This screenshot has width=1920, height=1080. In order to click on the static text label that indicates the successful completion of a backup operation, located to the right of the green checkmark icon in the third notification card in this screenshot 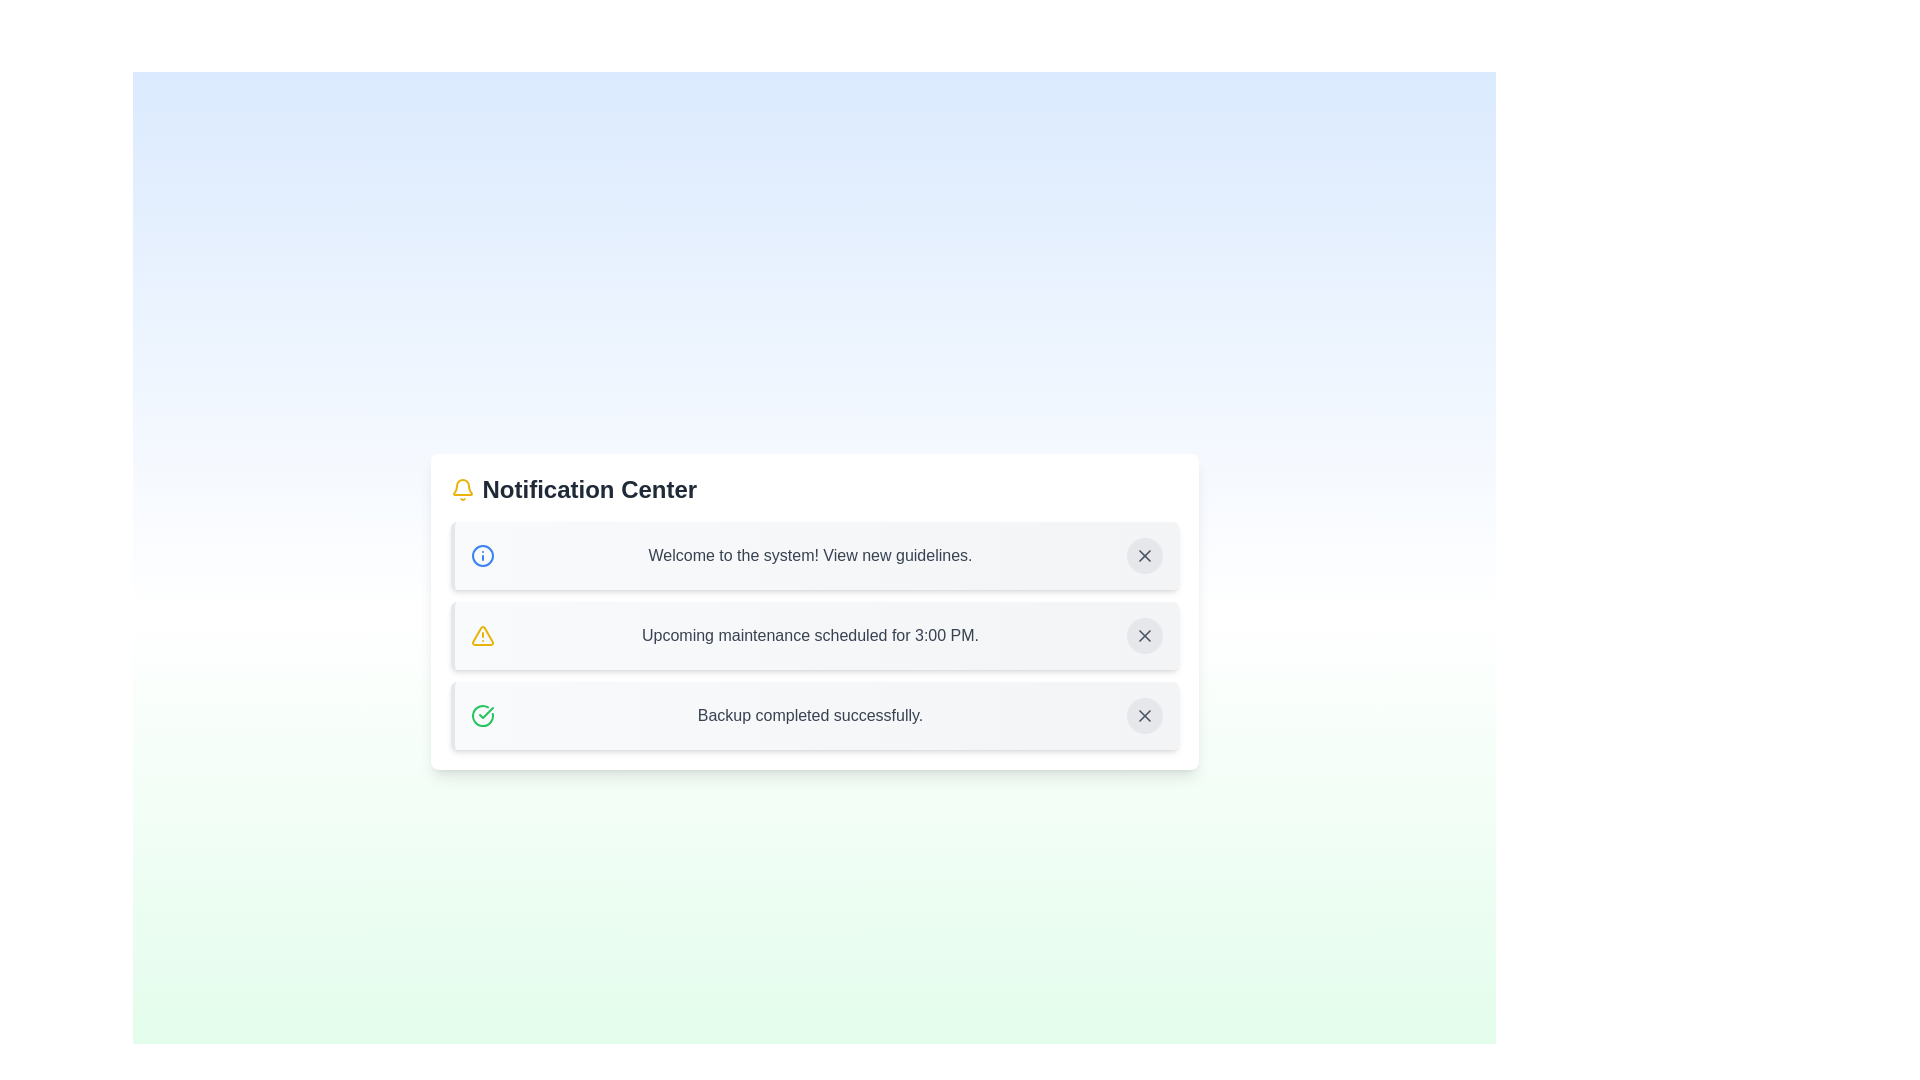, I will do `click(810, 715)`.